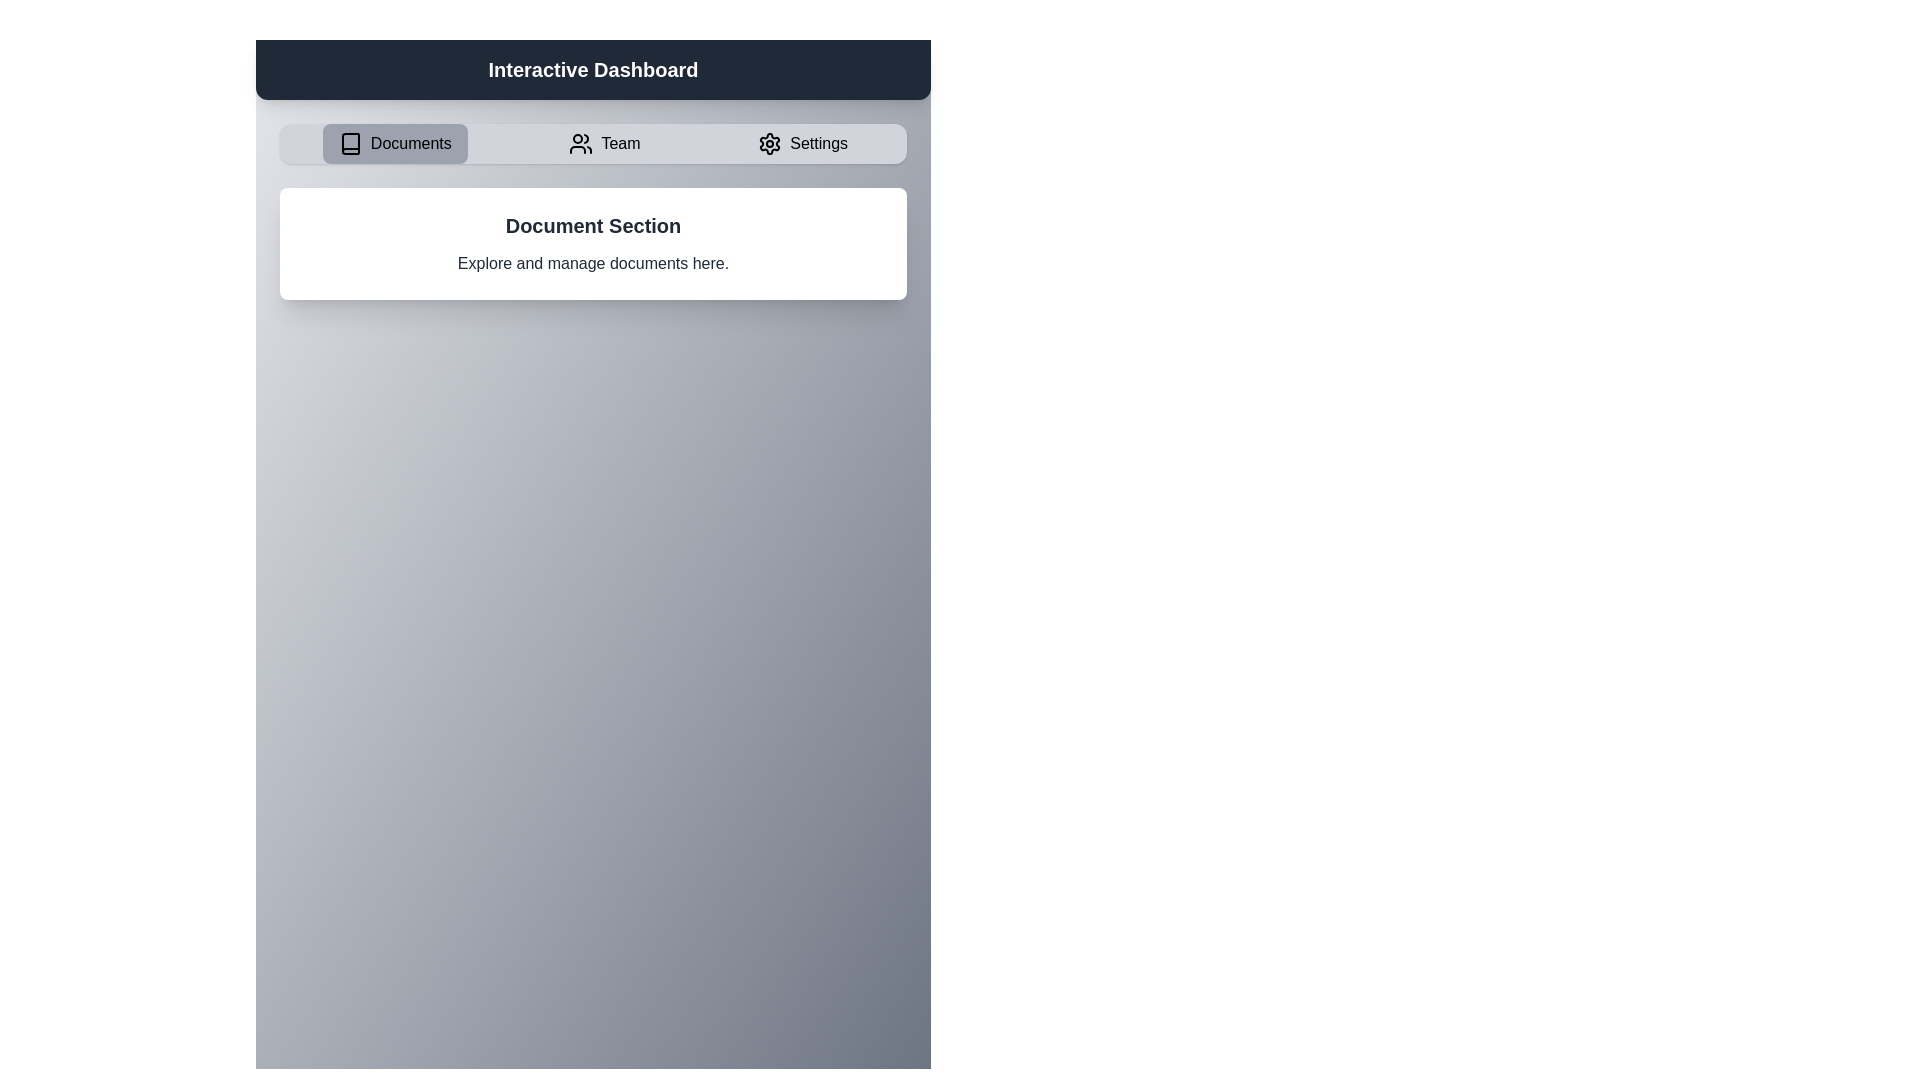  What do you see at coordinates (592, 242) in the screenshot?
I see `the informational text block titled 'Document Section', which contains the subtitle 'Explore and manage documents here.'` at bounding box center [592, 242].